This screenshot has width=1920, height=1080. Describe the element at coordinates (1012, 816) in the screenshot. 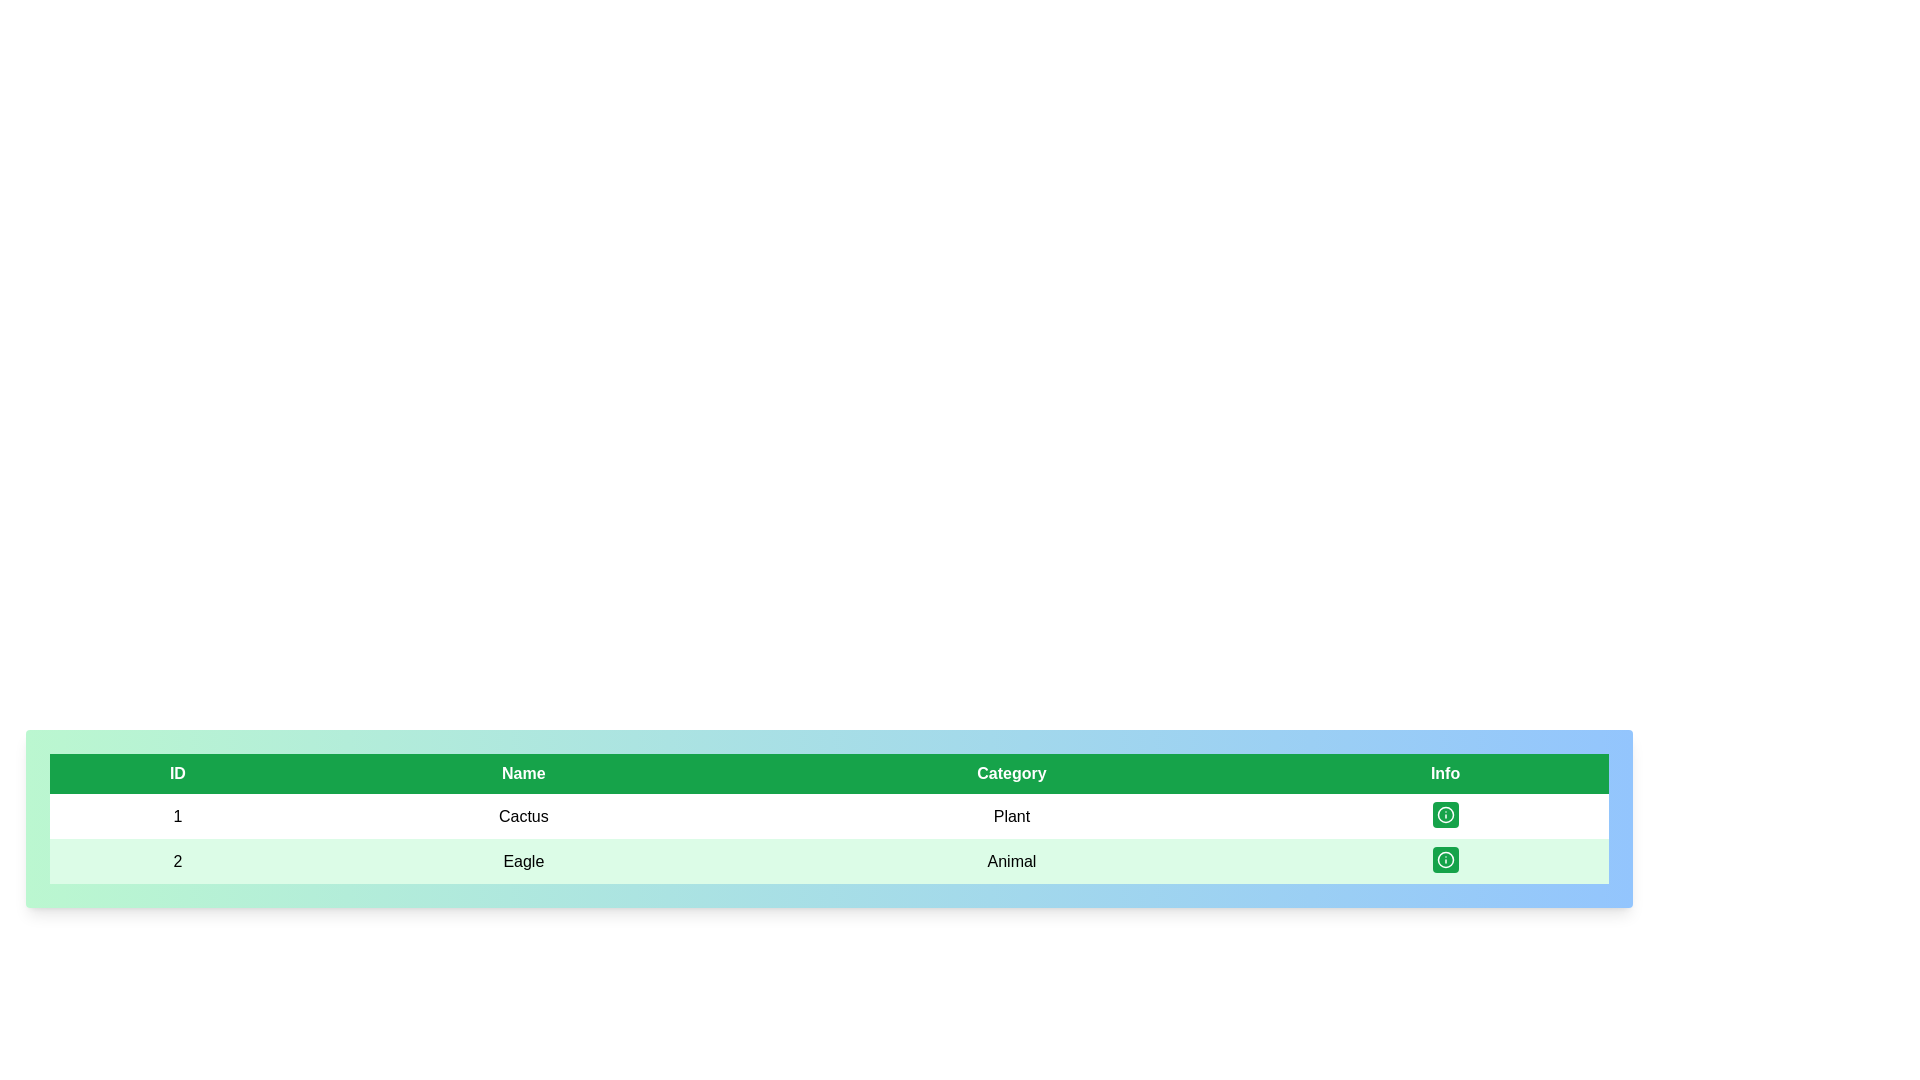

I see `the Text label in the third column of the first data row, which describes the category 'Plant' in the table` at that location.